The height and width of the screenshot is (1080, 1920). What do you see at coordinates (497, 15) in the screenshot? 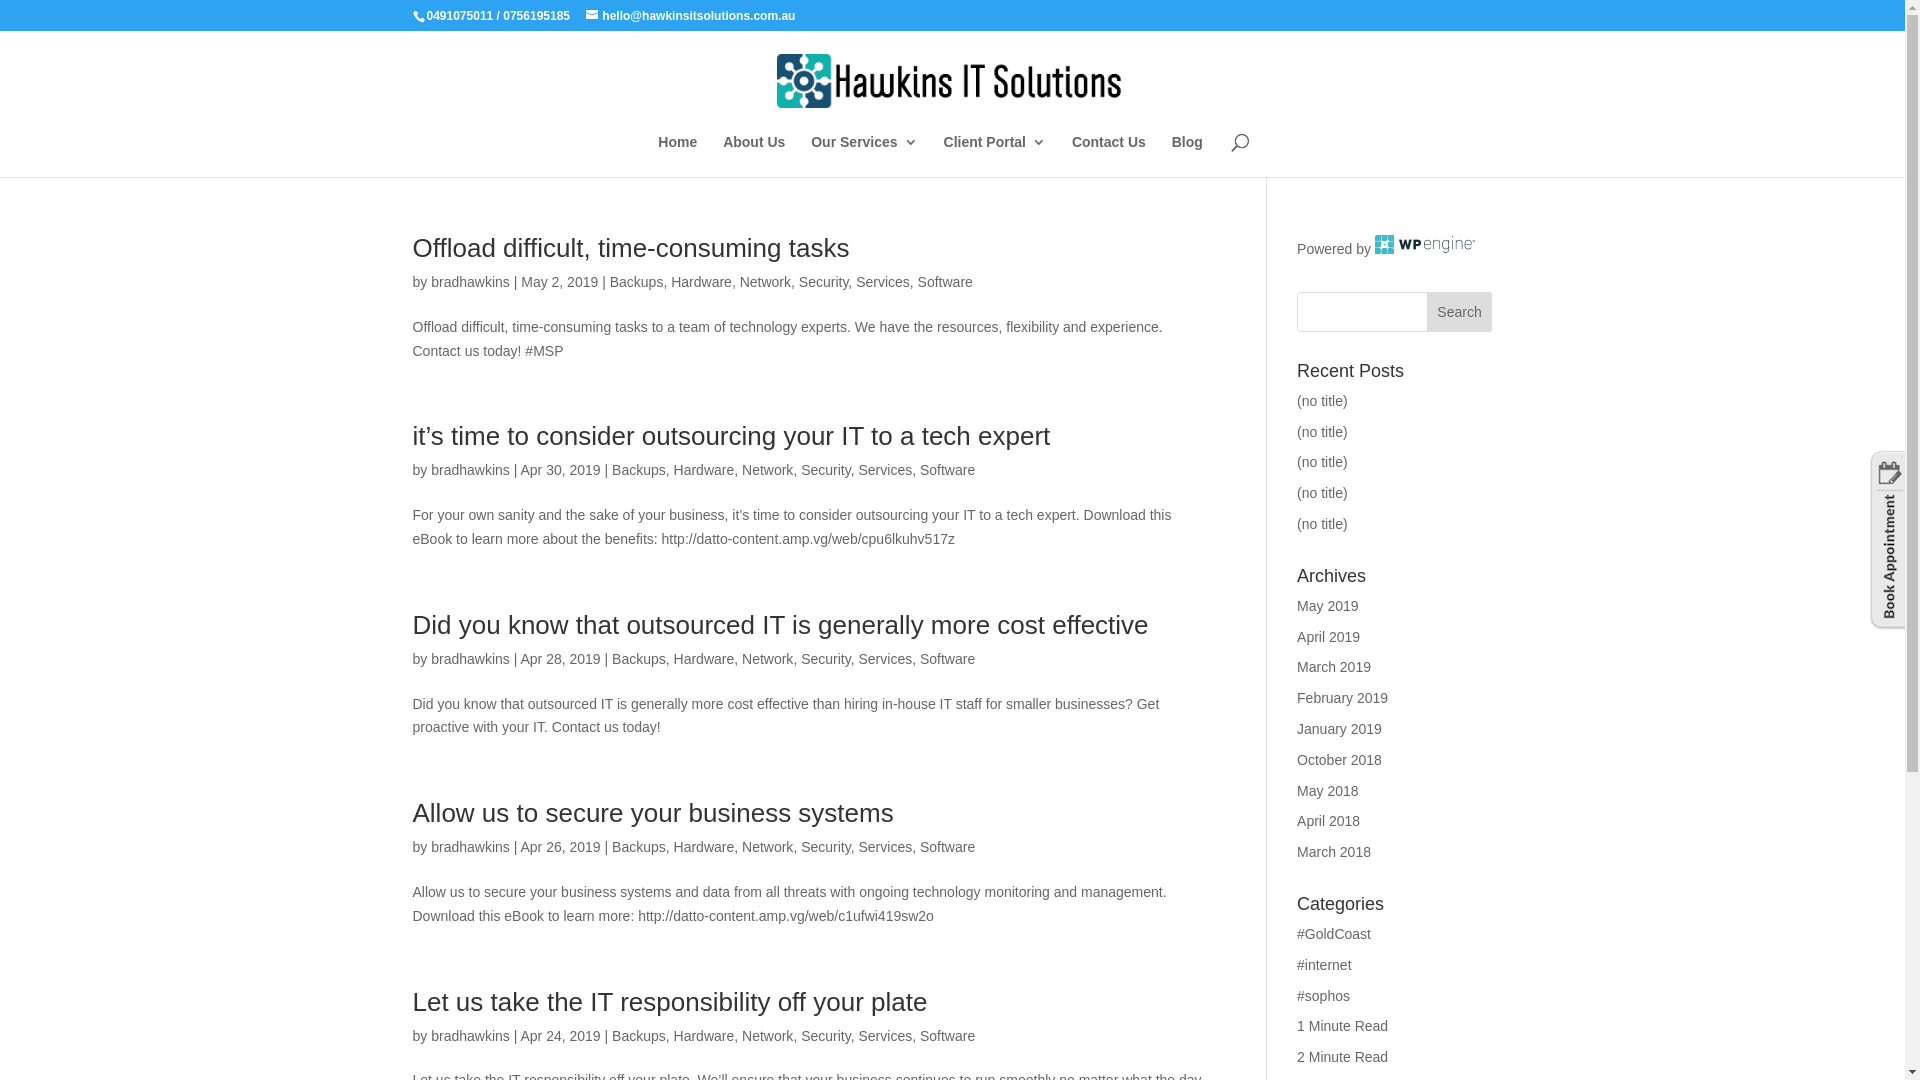
I see `'/ 0756195185'` at bounding box center [497, 15].